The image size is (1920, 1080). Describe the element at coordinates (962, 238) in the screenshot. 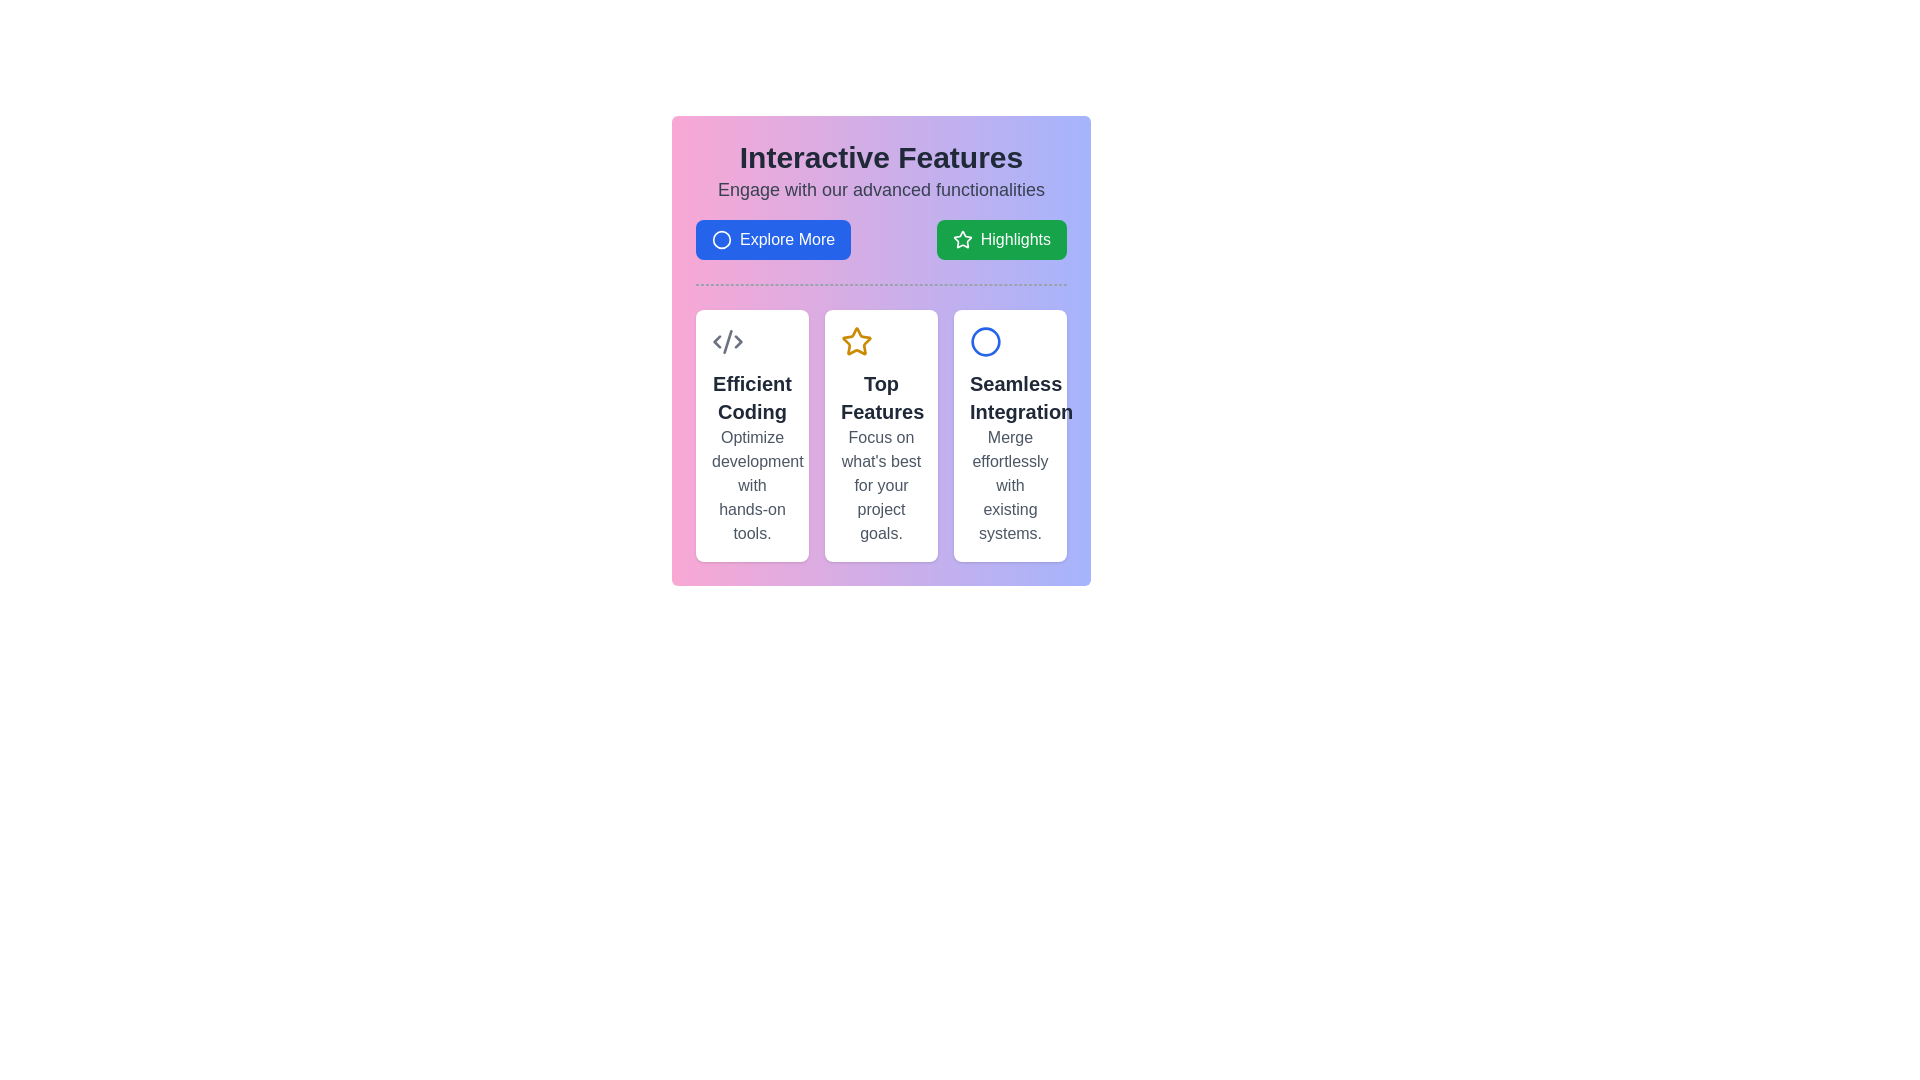

I see `the star-shaped icon used for marking items as favorites, located in the 'Top Features' card above the text 'Top Features'` at that location.